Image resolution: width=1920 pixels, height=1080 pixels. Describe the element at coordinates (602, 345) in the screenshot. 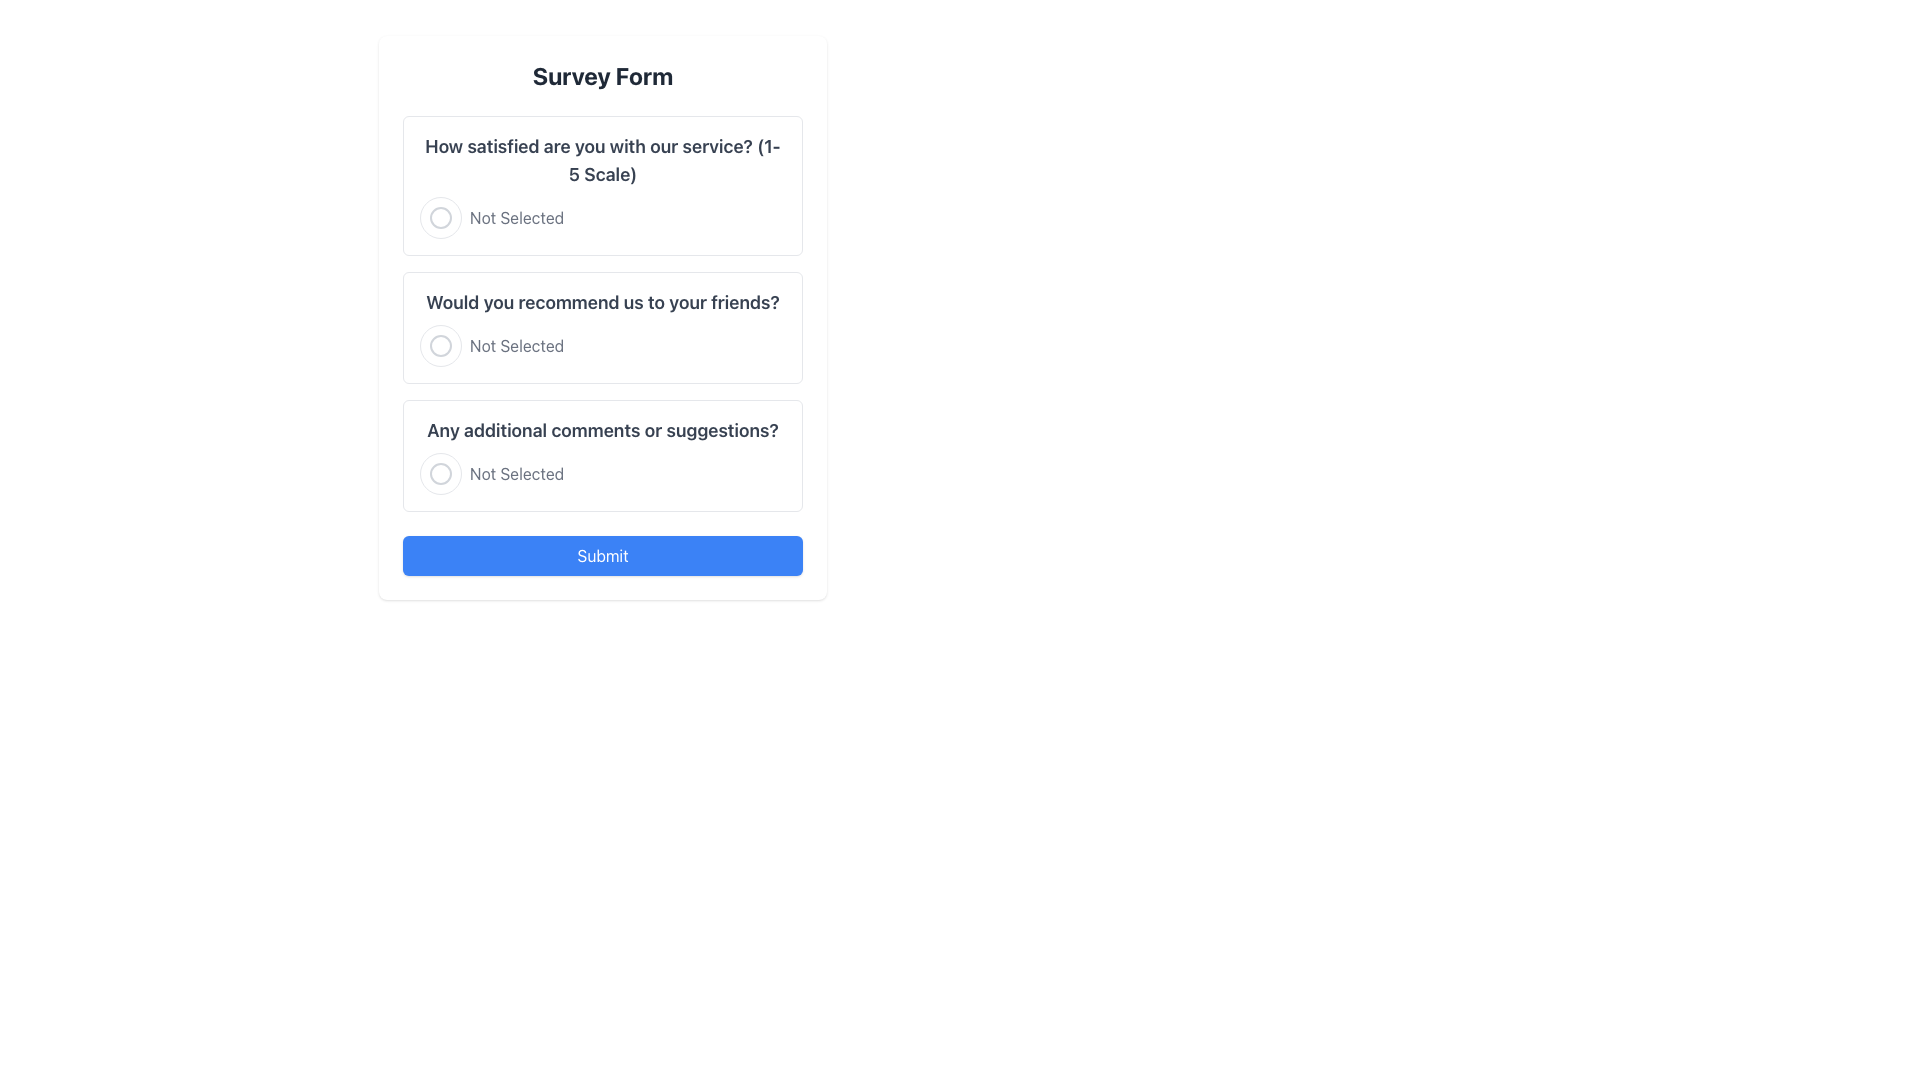

I see `the second radio button option for the question 'Would you recommend us to your friends?'` at that location.